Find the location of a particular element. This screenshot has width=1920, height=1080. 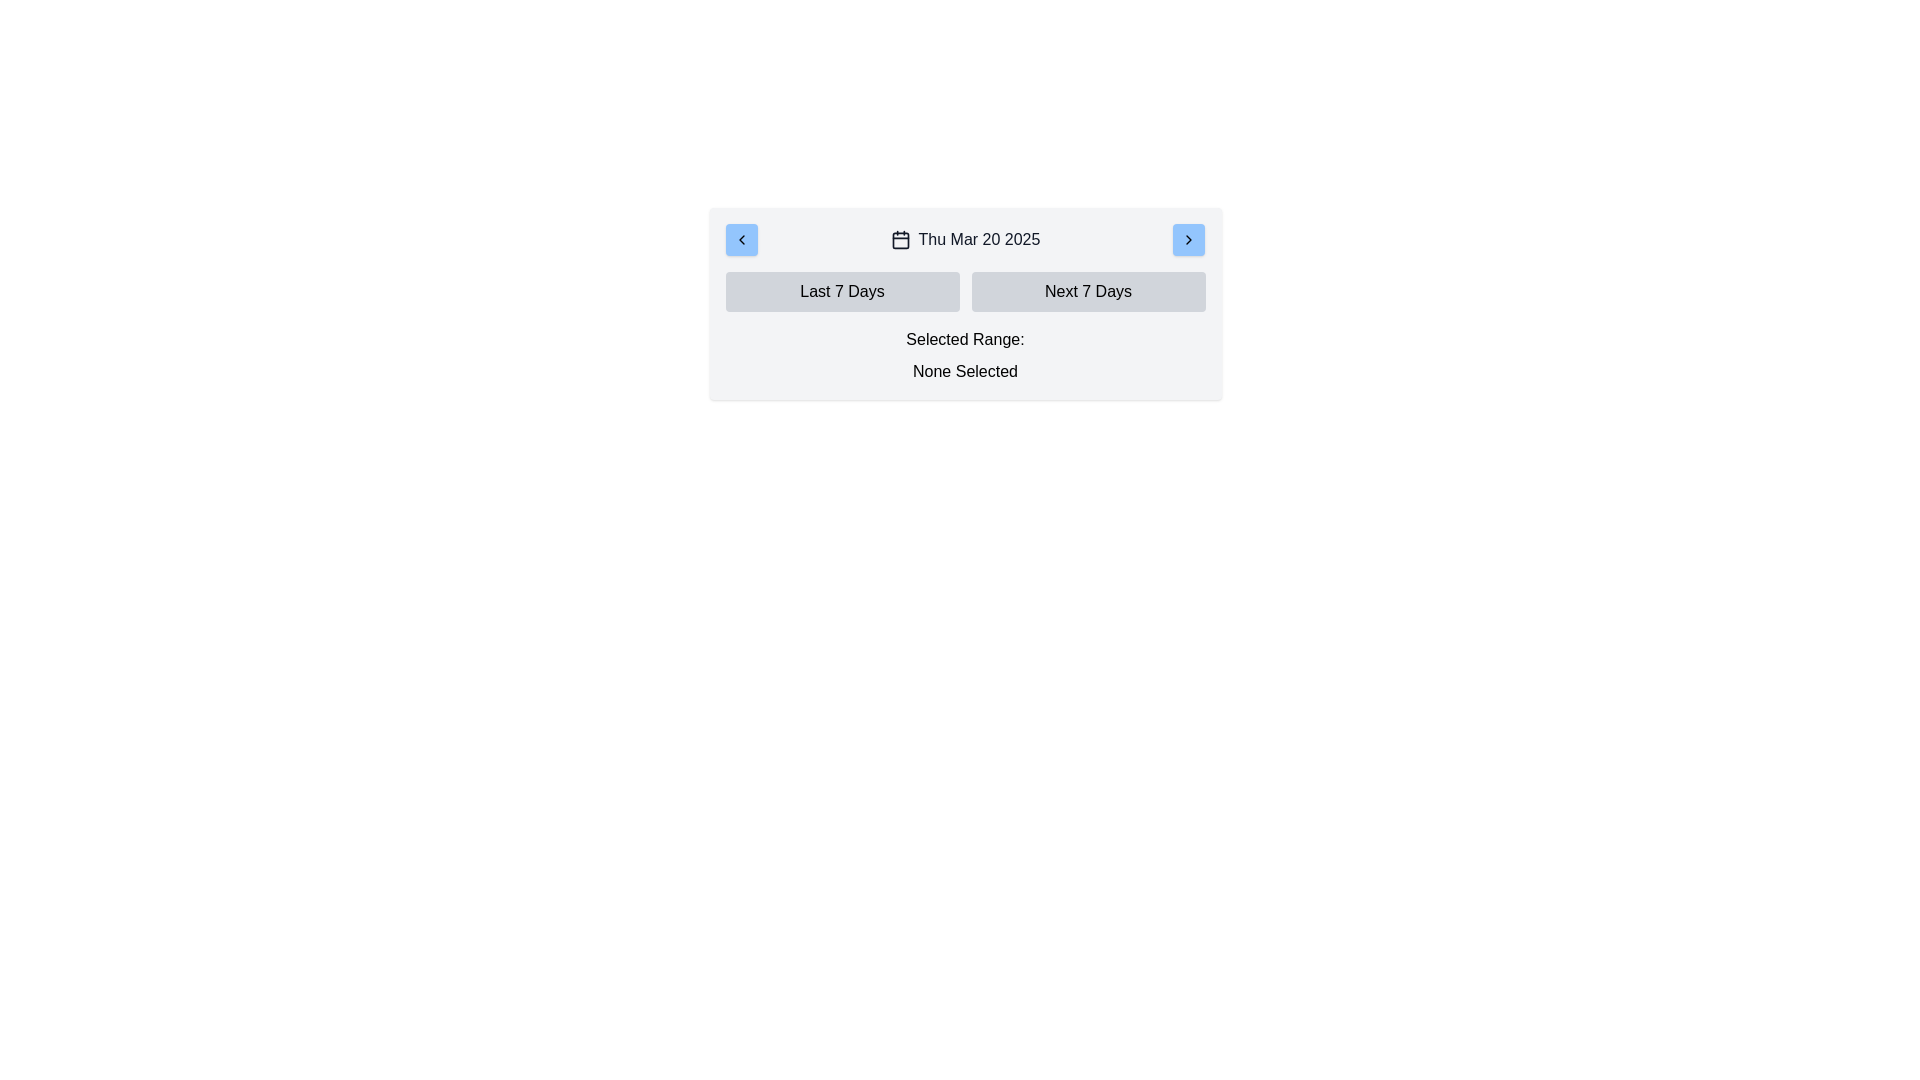

text from the Text Label displaying 'Selected Range:', which is formatted in bold and center-aligned above the 'None Selected' text is located at coordinates (965, 338).